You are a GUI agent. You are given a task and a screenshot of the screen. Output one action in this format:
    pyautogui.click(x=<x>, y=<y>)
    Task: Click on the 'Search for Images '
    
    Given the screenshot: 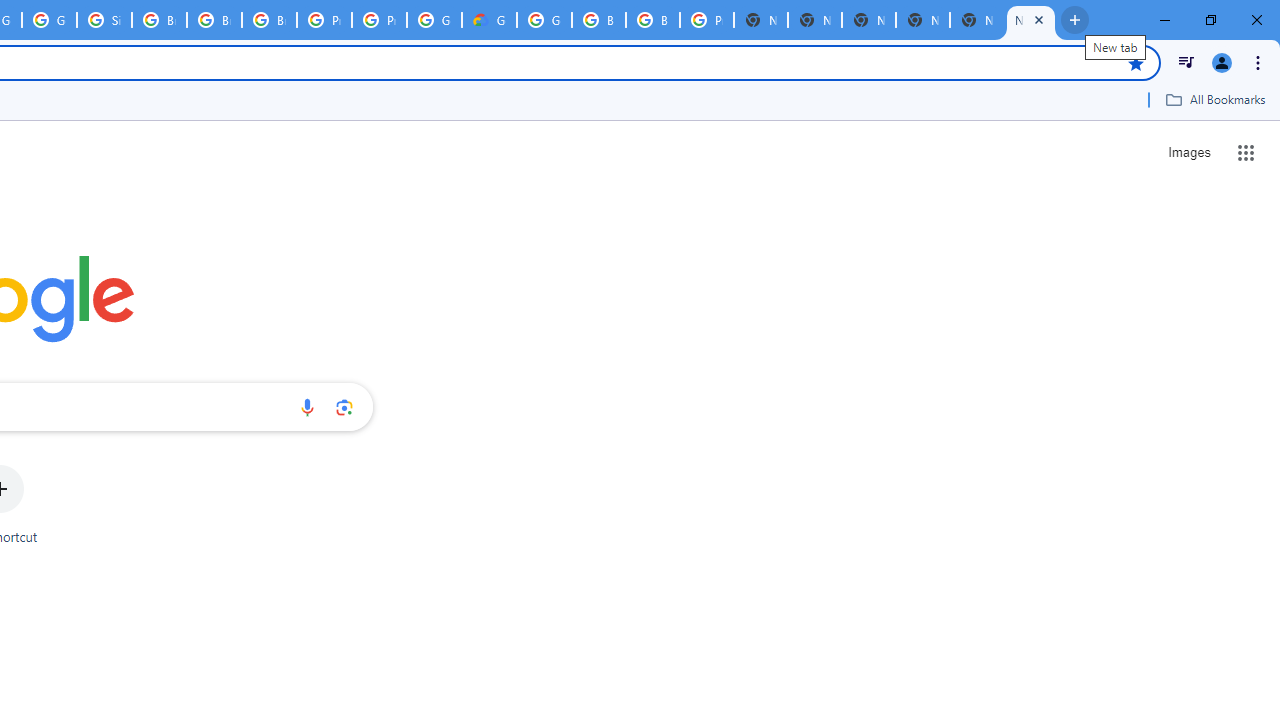 What is the action you would take?
    pyautogui.click(x=1189, y=152)
    